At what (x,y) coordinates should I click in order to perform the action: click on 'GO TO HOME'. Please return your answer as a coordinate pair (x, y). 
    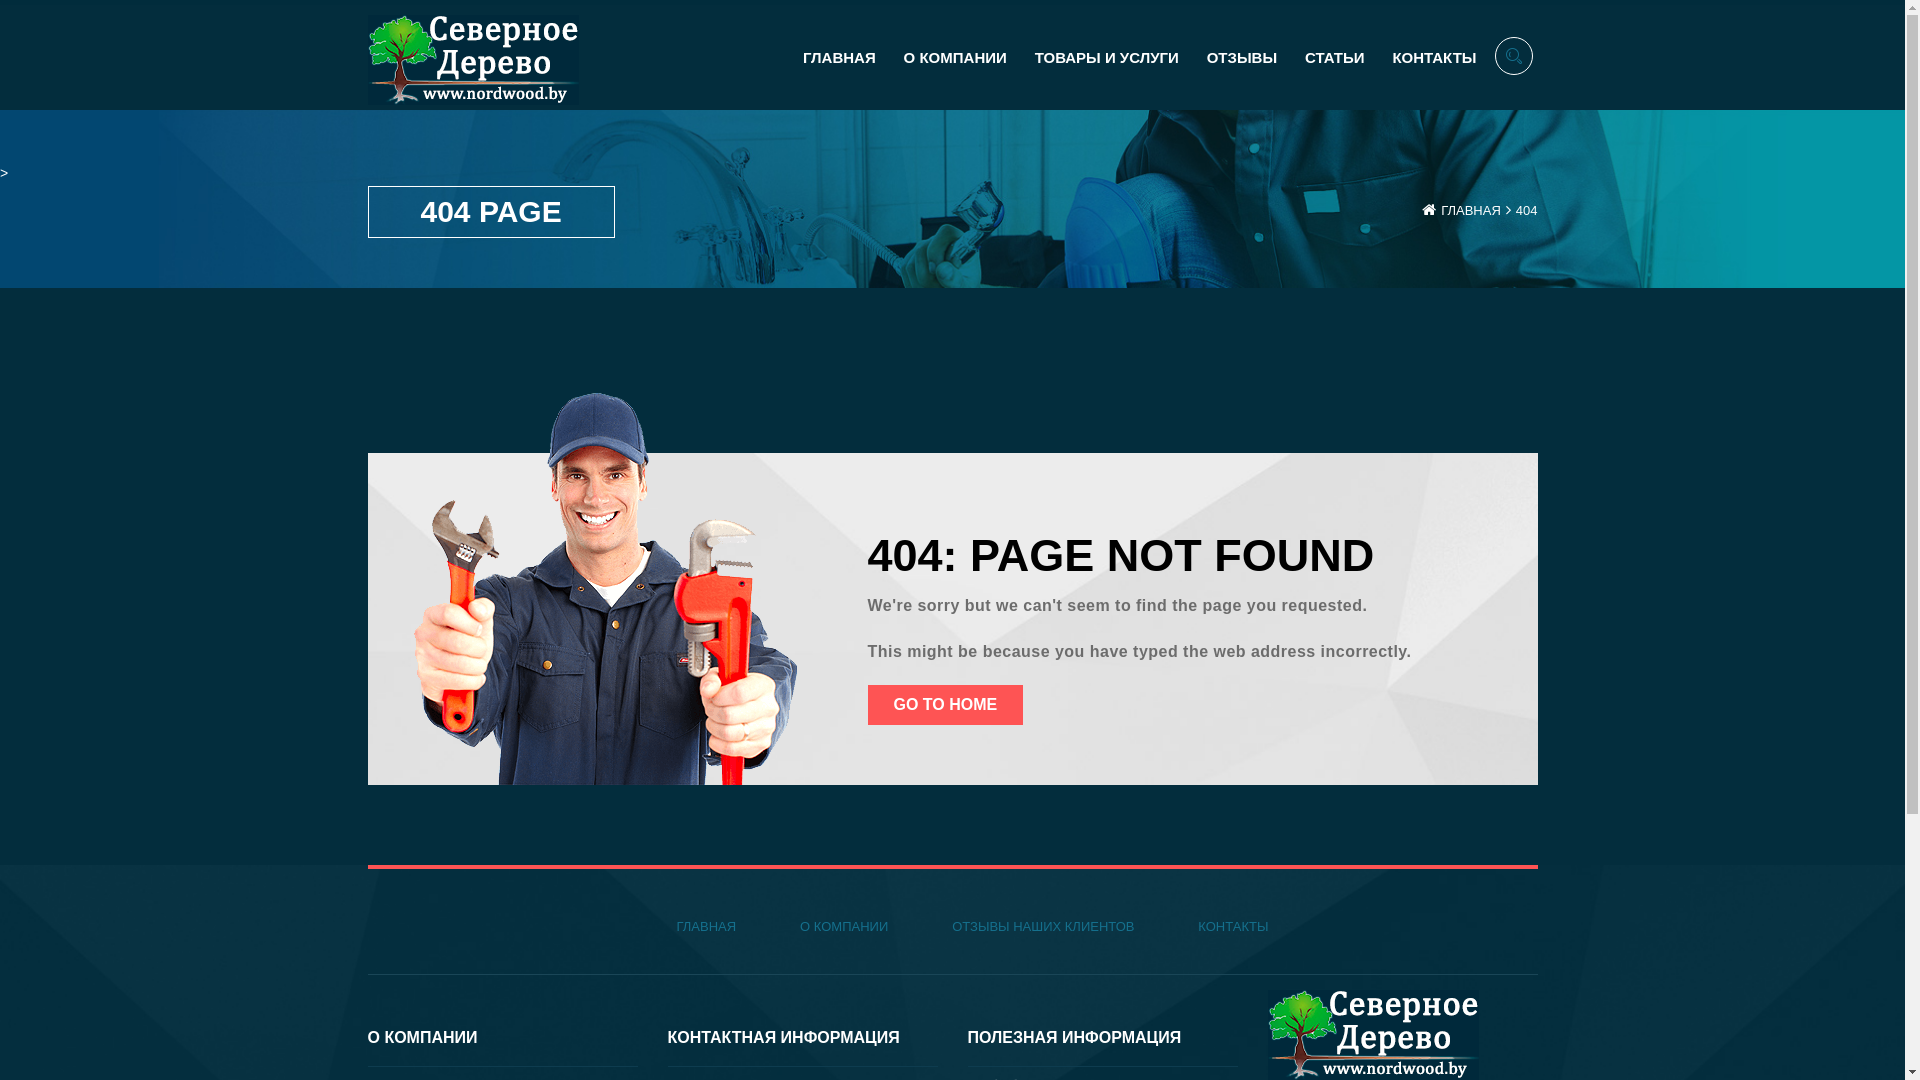
    Looking at the image, I should click on (944, 704).